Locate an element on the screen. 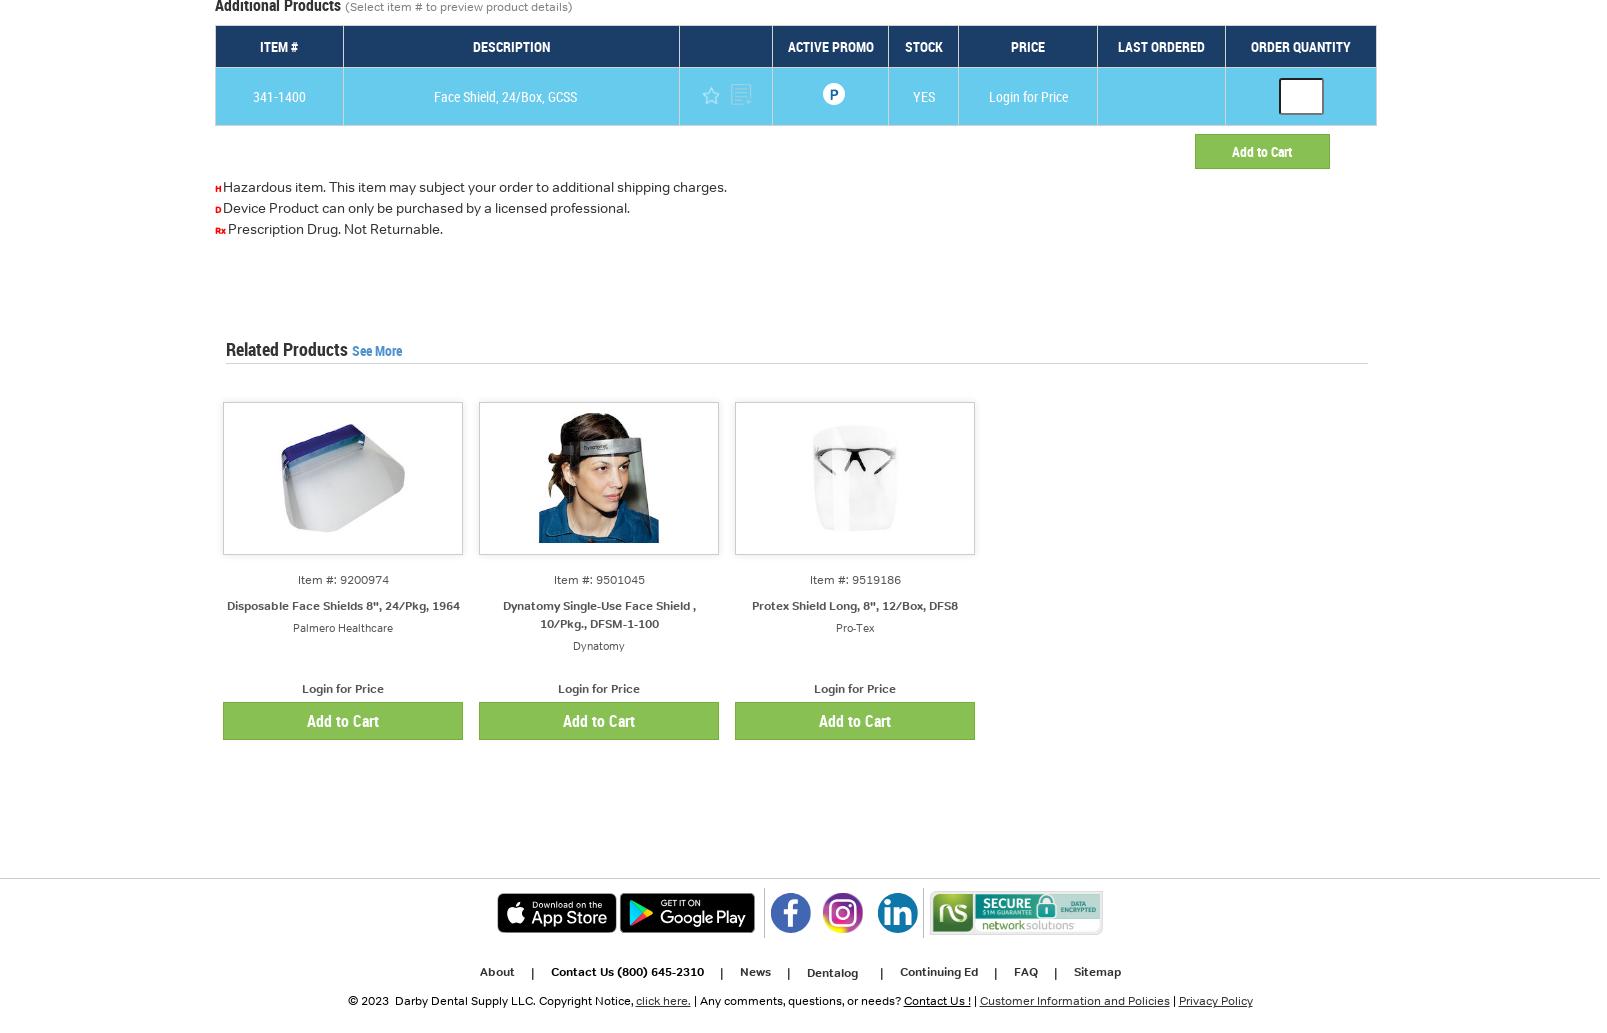 The width and height of the screenshot is (1607, 1033). 'Palmero Healthcare' is located at coordinates (341, 626).